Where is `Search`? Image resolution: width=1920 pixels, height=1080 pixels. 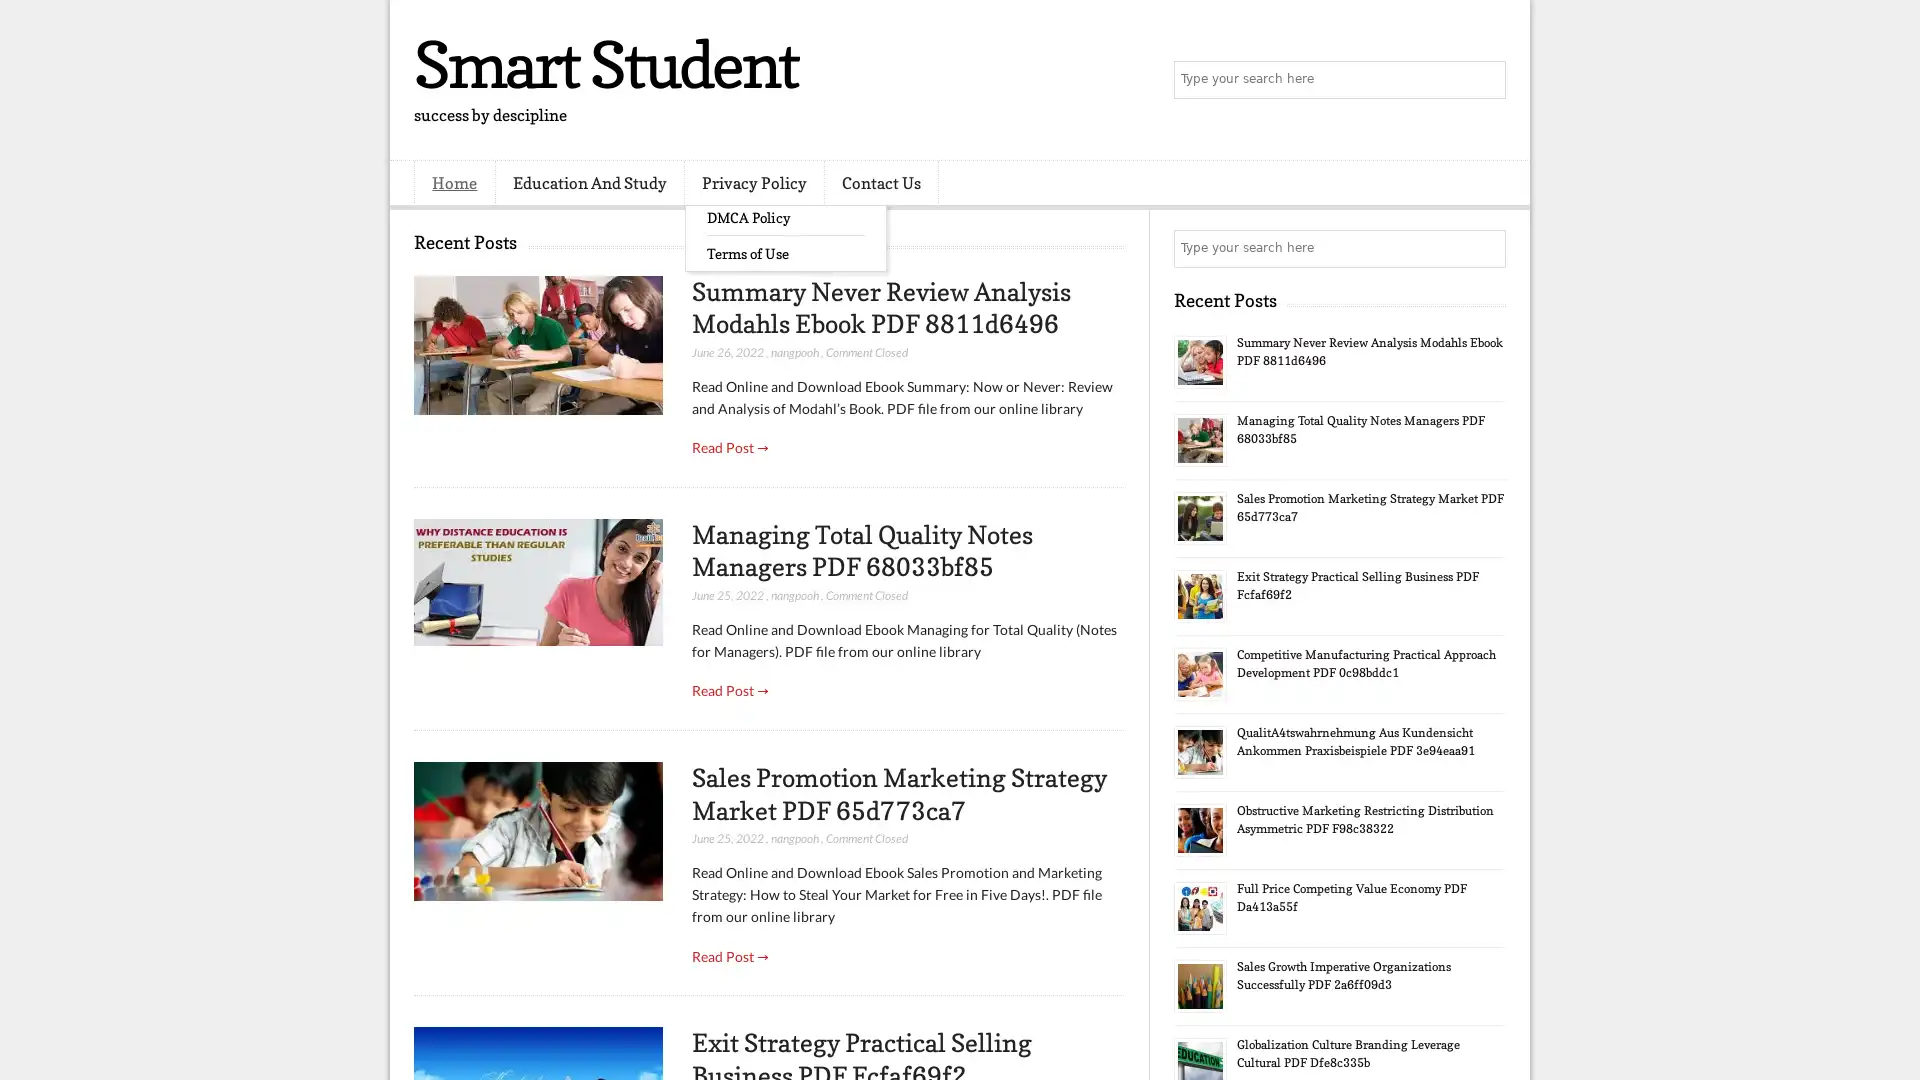 Search is located at coordinates (1485, 248).